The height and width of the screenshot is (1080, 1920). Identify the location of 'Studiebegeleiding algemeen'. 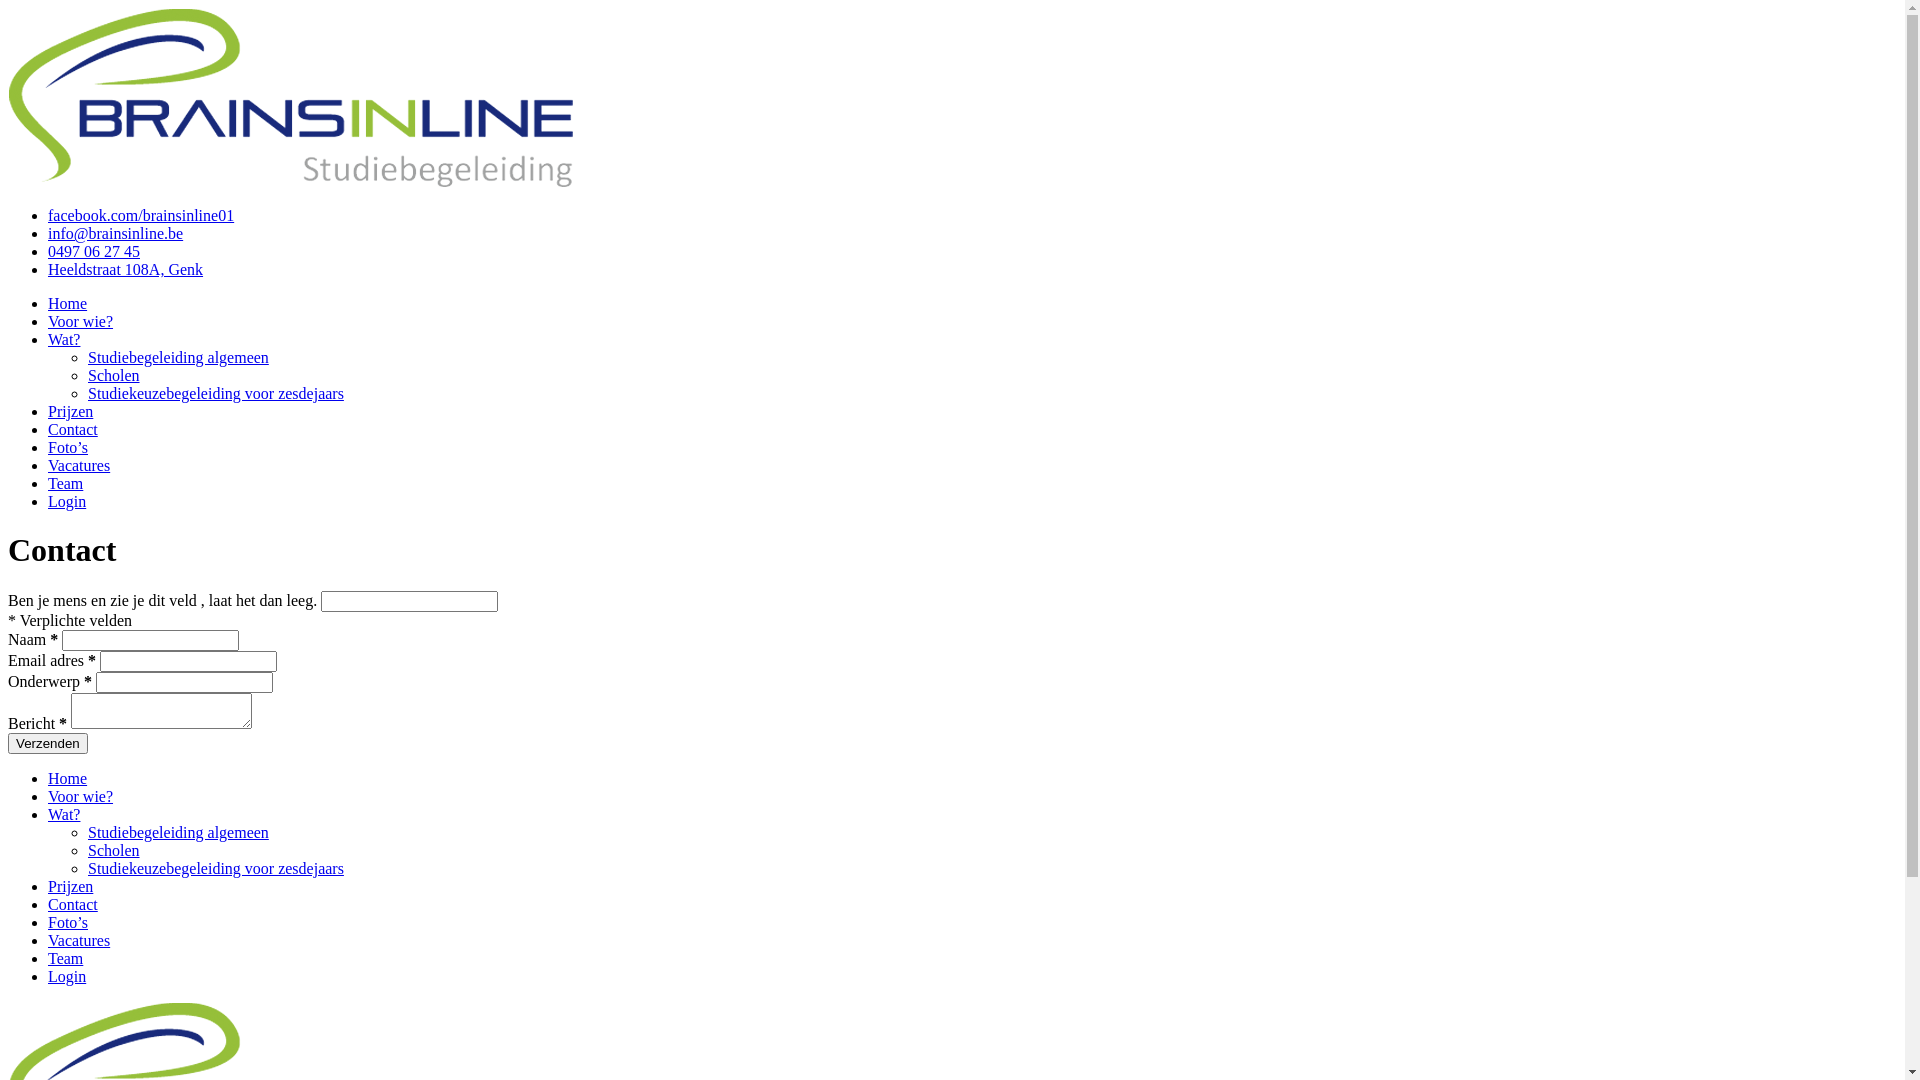
(178, 356).